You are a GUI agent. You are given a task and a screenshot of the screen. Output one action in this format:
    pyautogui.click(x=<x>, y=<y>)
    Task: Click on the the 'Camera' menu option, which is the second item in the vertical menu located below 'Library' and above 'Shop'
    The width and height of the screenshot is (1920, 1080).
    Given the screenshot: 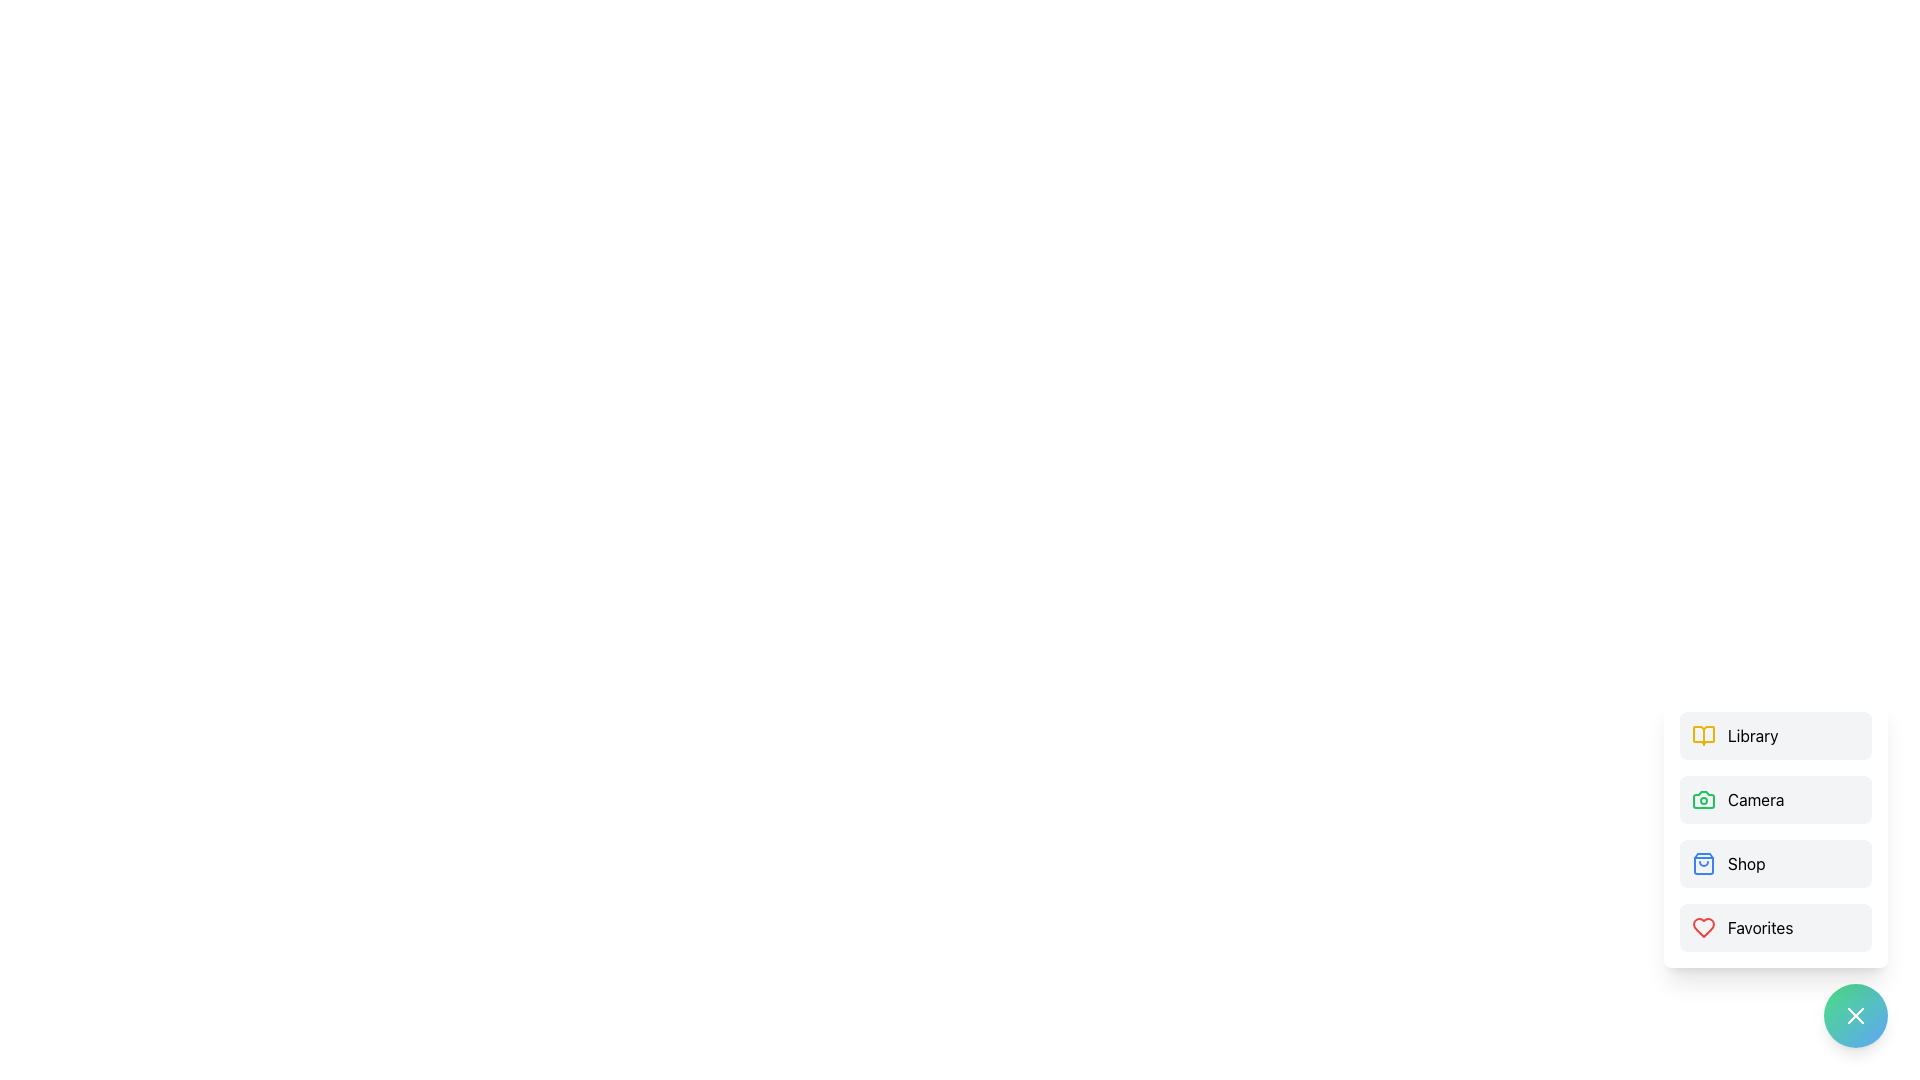 What is the action you would take?
    pyautogui.click(x=1776, y=798)
    